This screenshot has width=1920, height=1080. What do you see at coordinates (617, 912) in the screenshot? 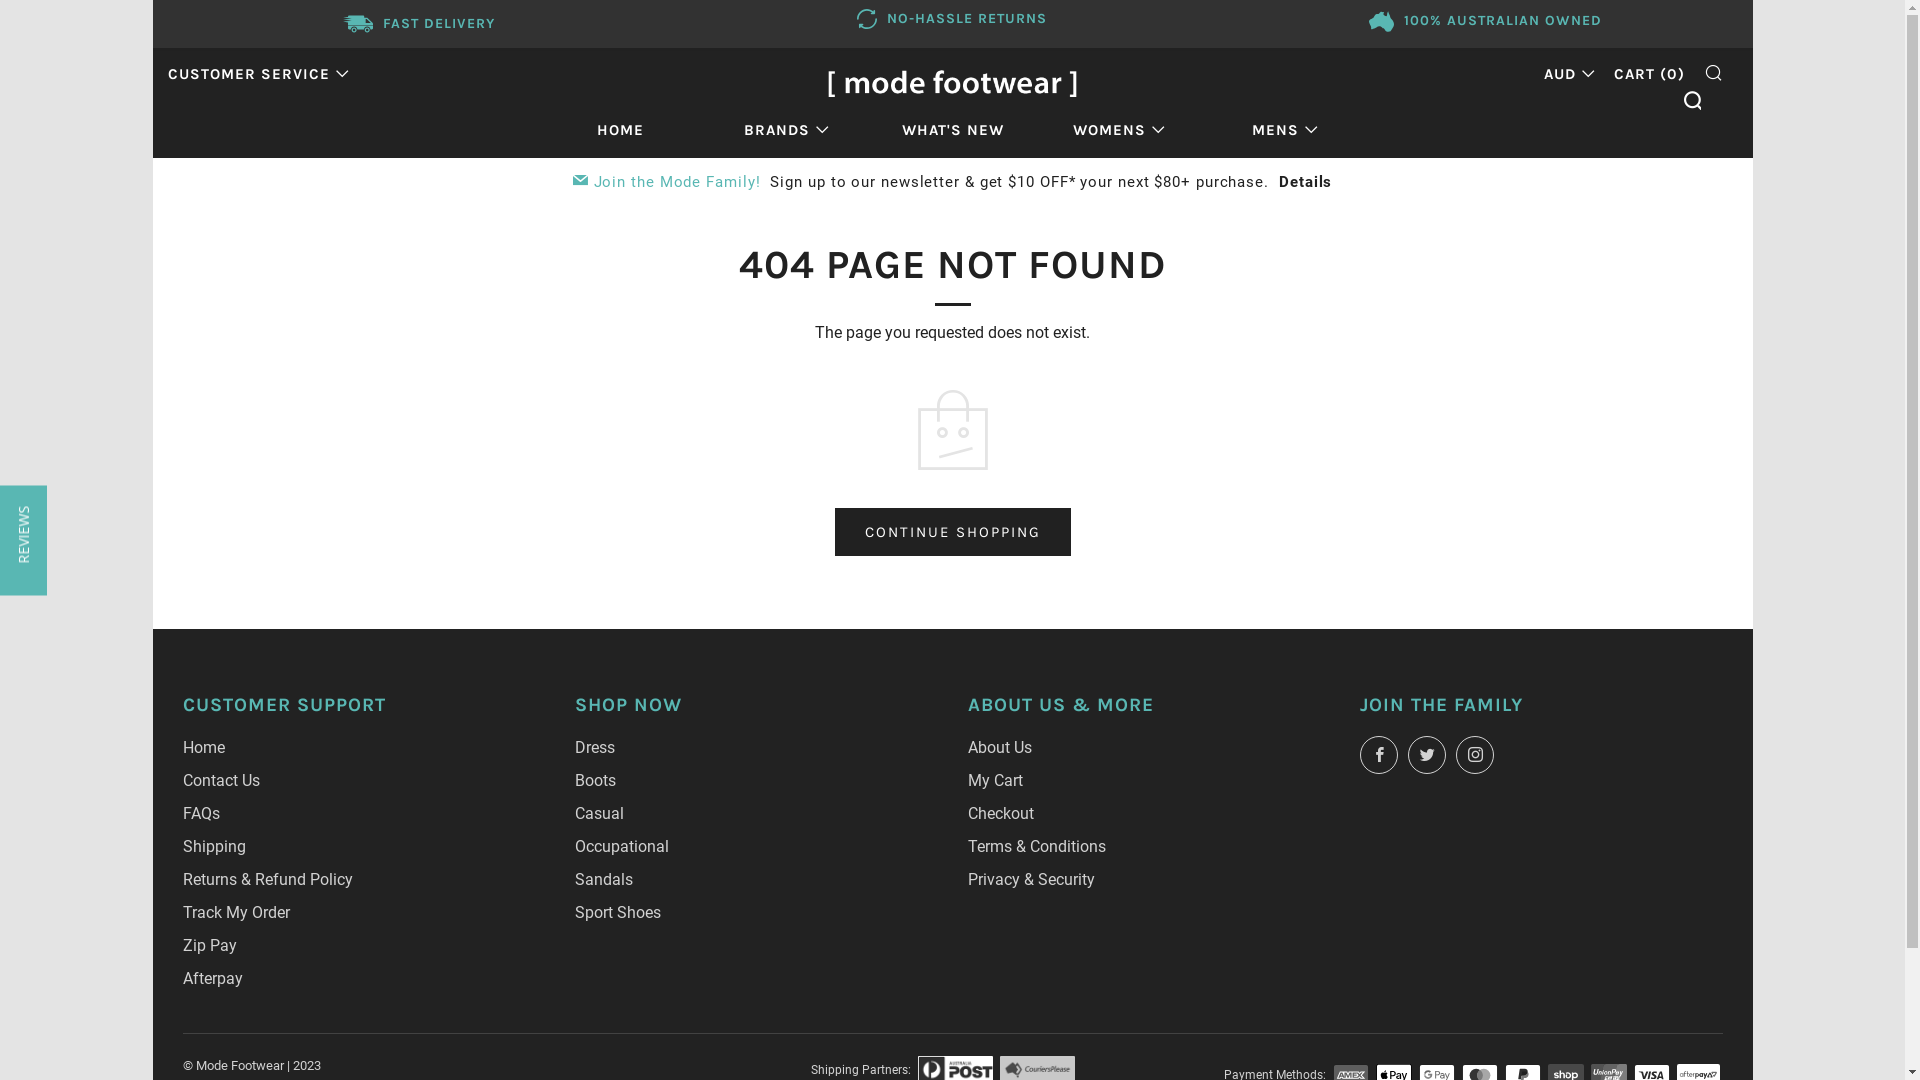
I see `'Sport Shoes'` at bounding box center [617, 912].